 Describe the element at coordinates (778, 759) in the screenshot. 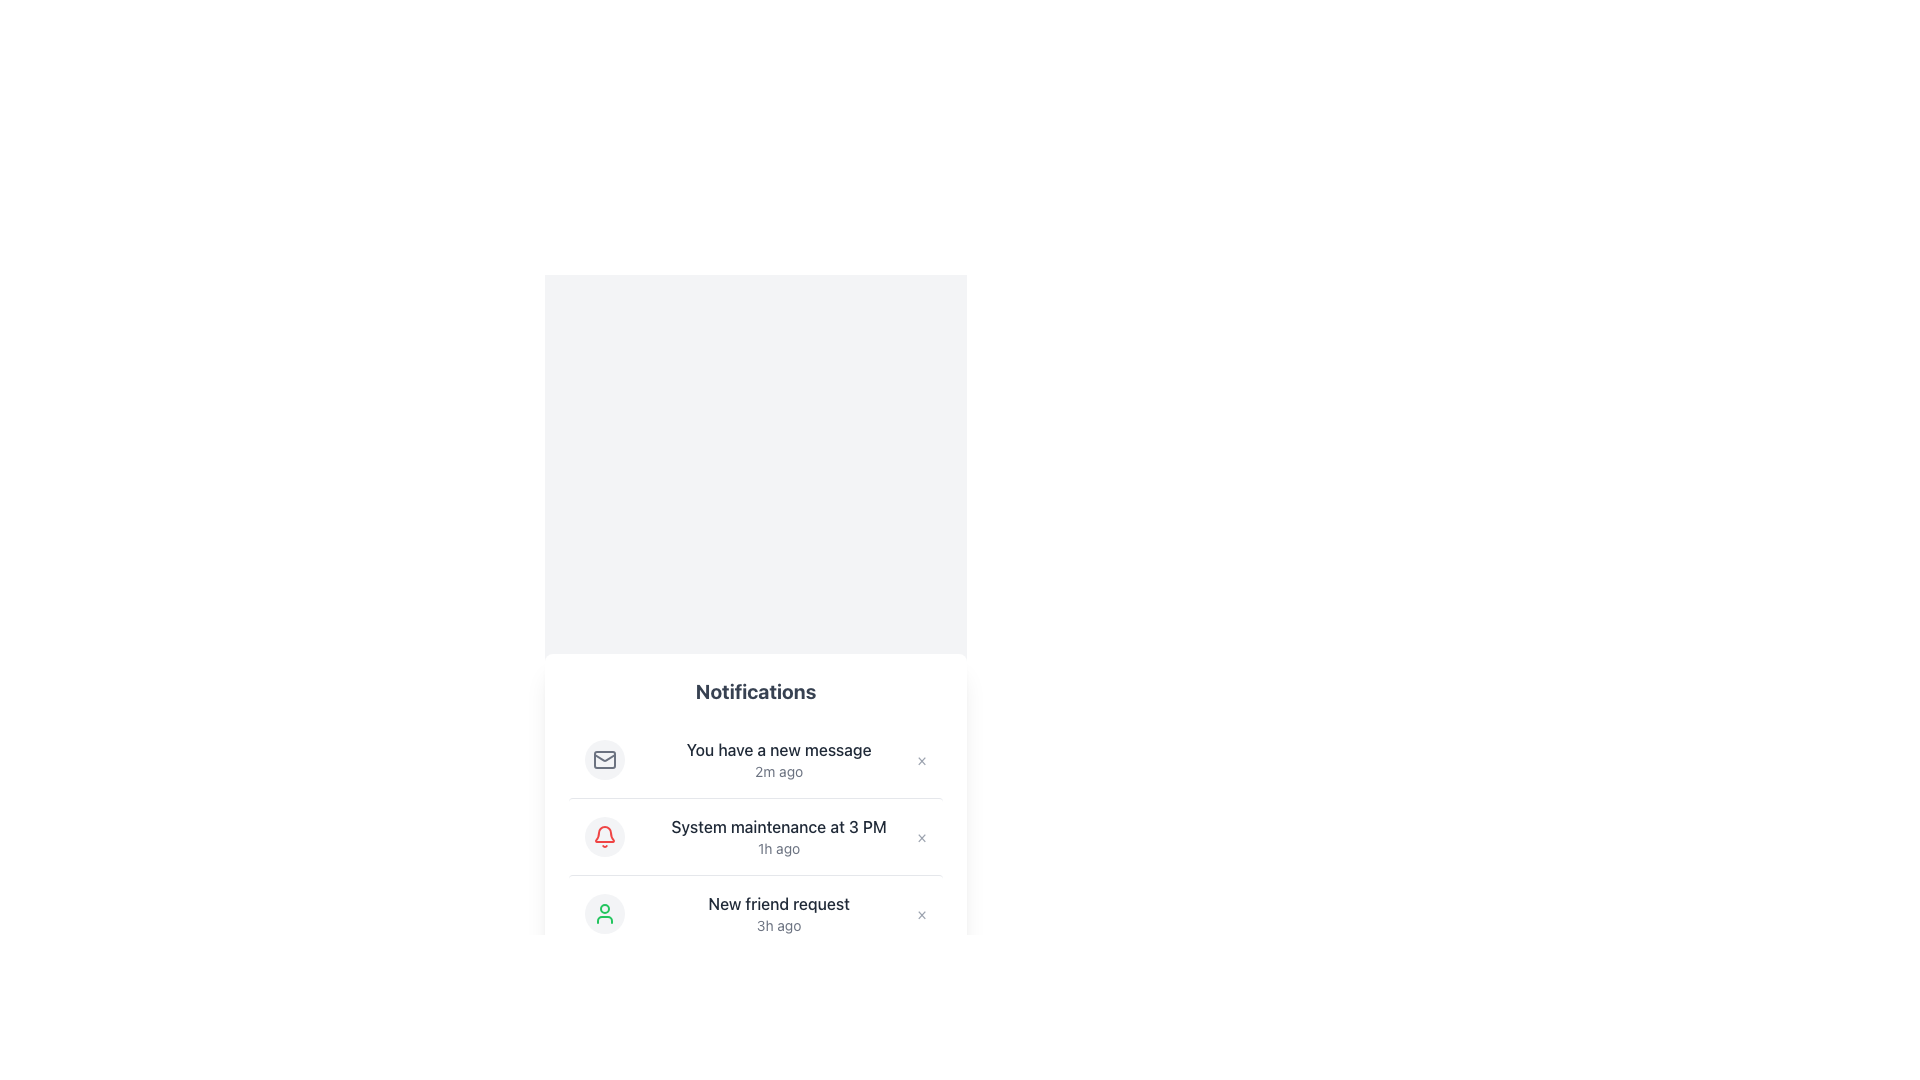

I see `notification content displayed in the text block that shows 'You have a new message' and '2m ago', located in the notification panel under the 'Notifications' section` at that location.